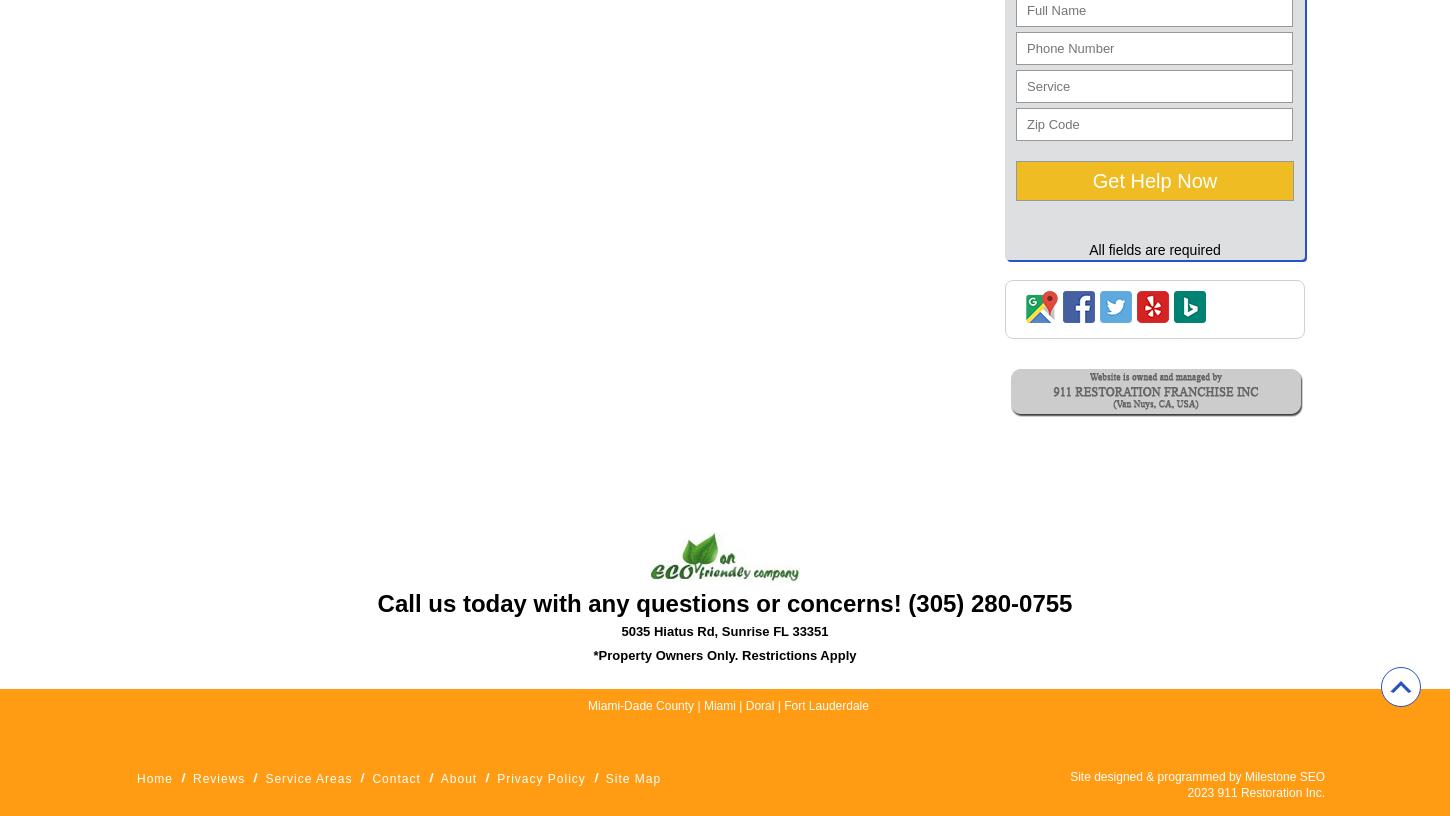 The image size is (1450, 816). I want to click on '2023 911 Restoration Inc.', so click(1255, 792).